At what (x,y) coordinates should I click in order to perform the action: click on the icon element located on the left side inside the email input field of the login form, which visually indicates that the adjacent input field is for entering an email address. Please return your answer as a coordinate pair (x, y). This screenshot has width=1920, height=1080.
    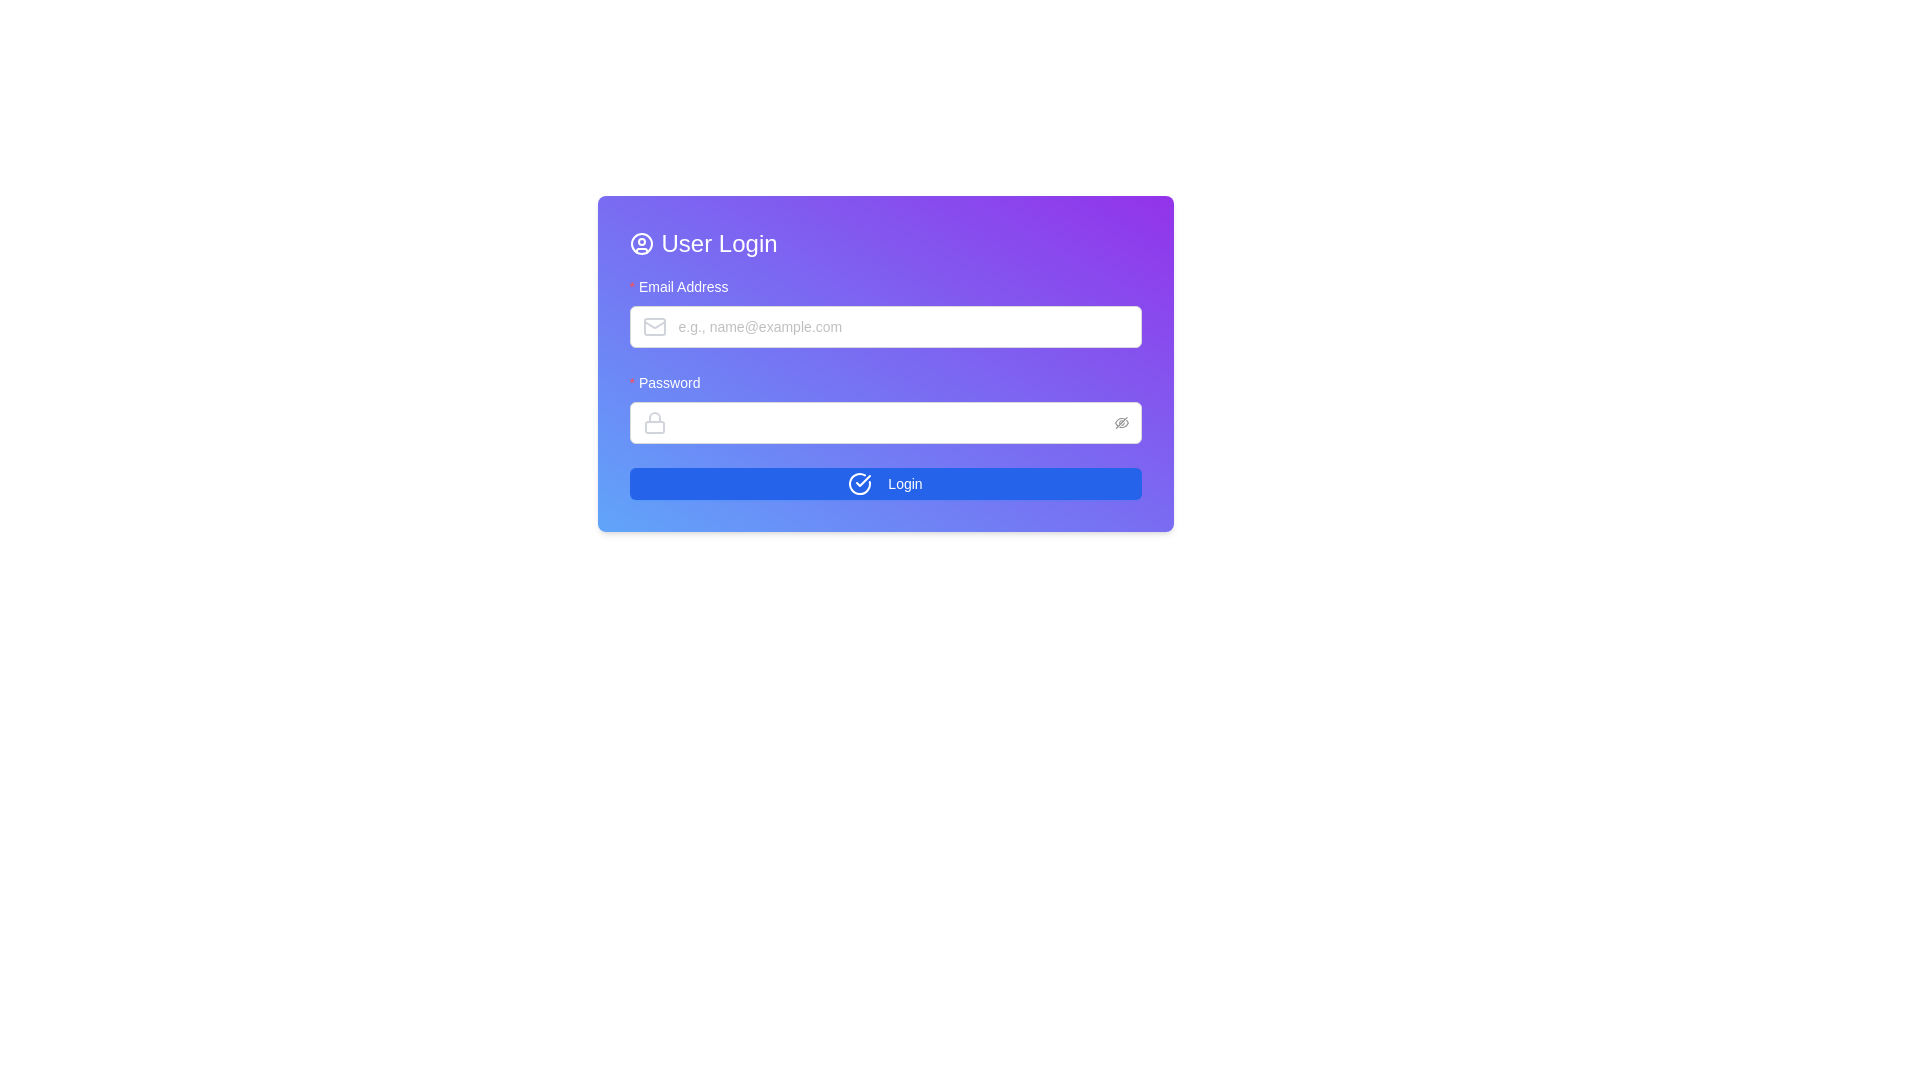
    Looking at the image, I should click on (658, 326).